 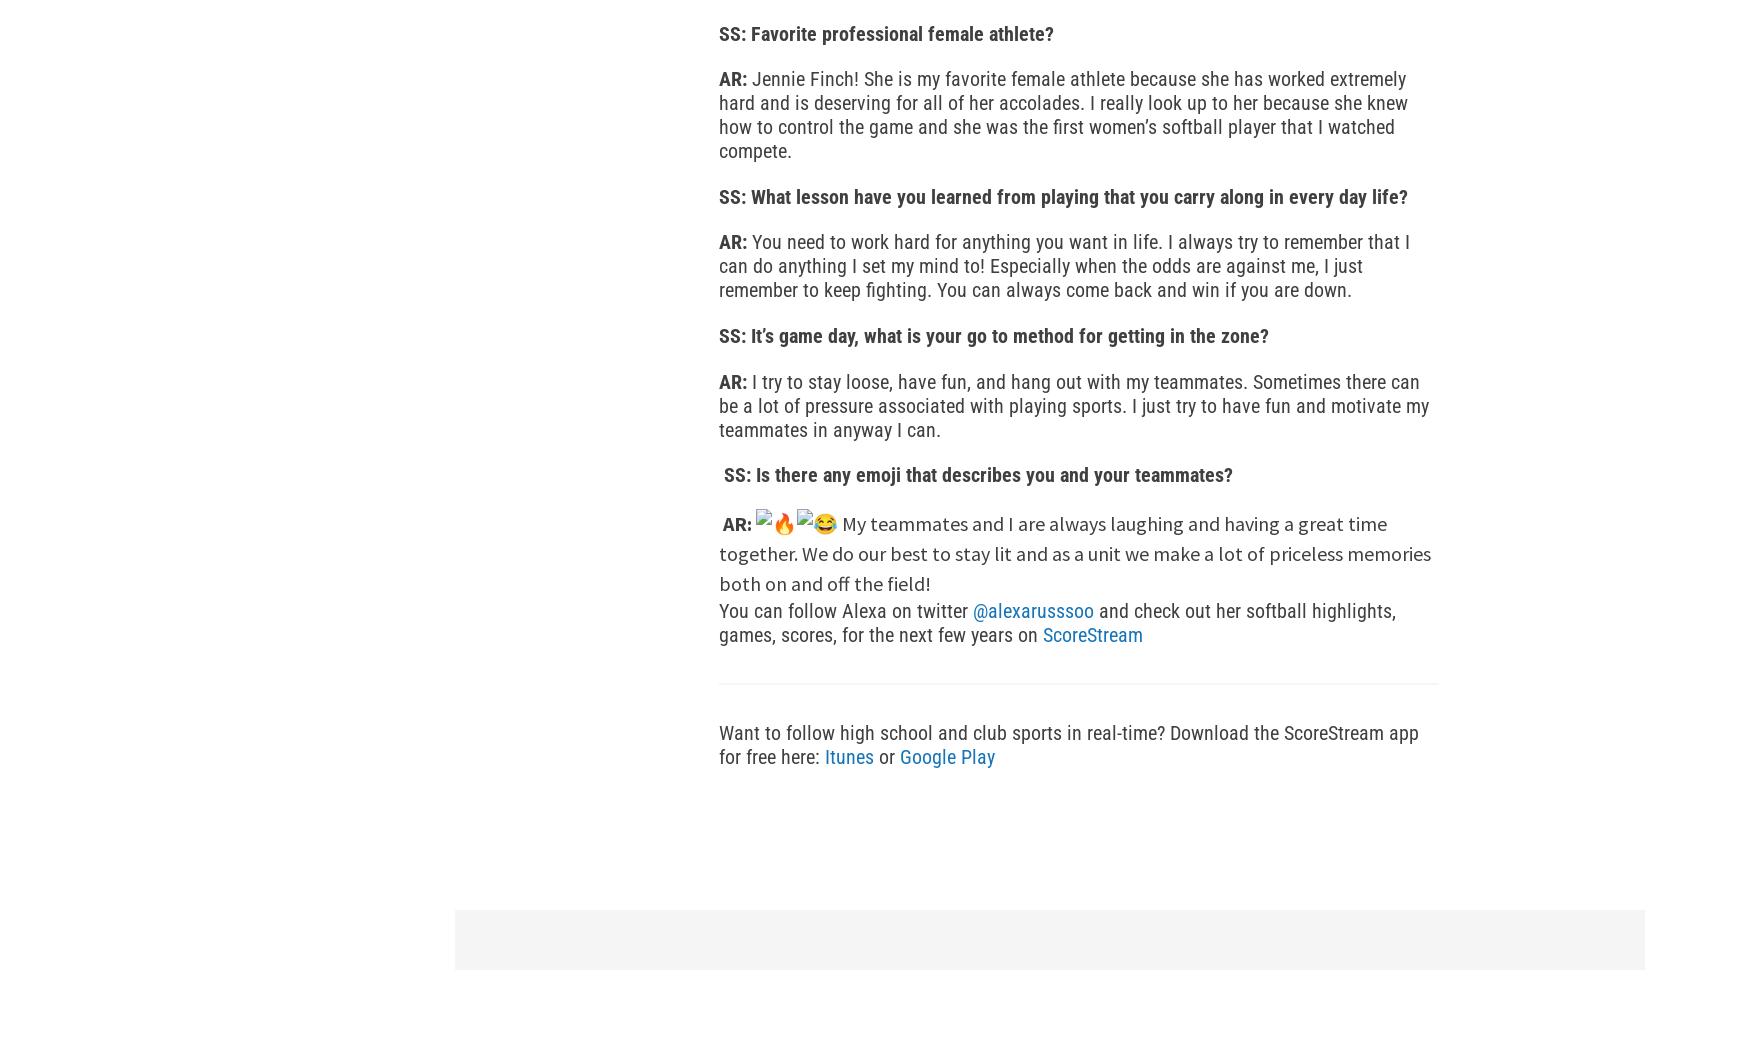 What do you see at coordinates (1062, 114) in the screenshot?
I see `'Jennie Finch! She is my favorite female athlete because she has worked extremely hard and is deserving for all of her accolades. I really look up to her because she knew how to control the game and she was the first women’s softball player that I watched compete.'` at bounding box center [1062, 114].